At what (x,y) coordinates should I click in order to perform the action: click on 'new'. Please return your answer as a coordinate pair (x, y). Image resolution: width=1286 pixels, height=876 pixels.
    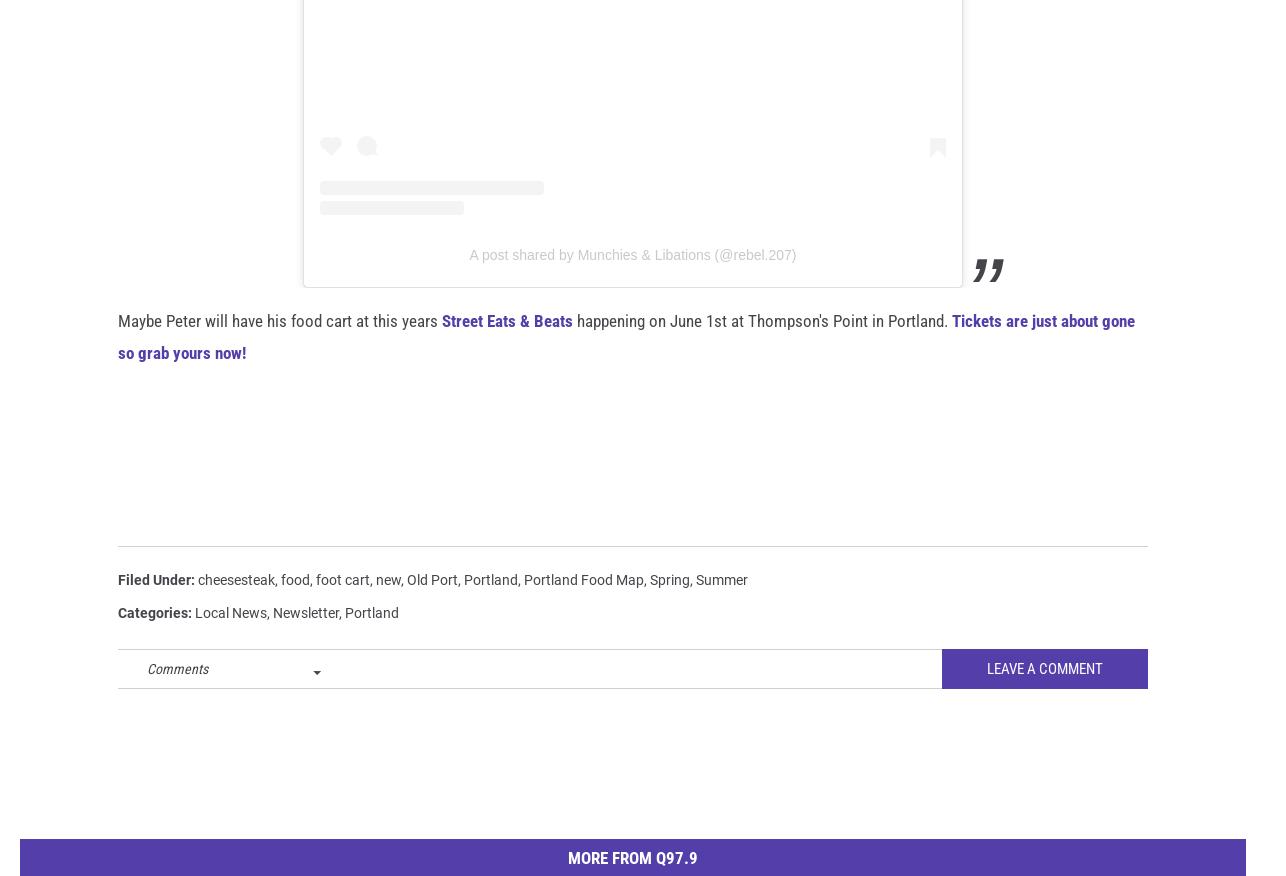
    Looking at the image, I should click on (387, 611).